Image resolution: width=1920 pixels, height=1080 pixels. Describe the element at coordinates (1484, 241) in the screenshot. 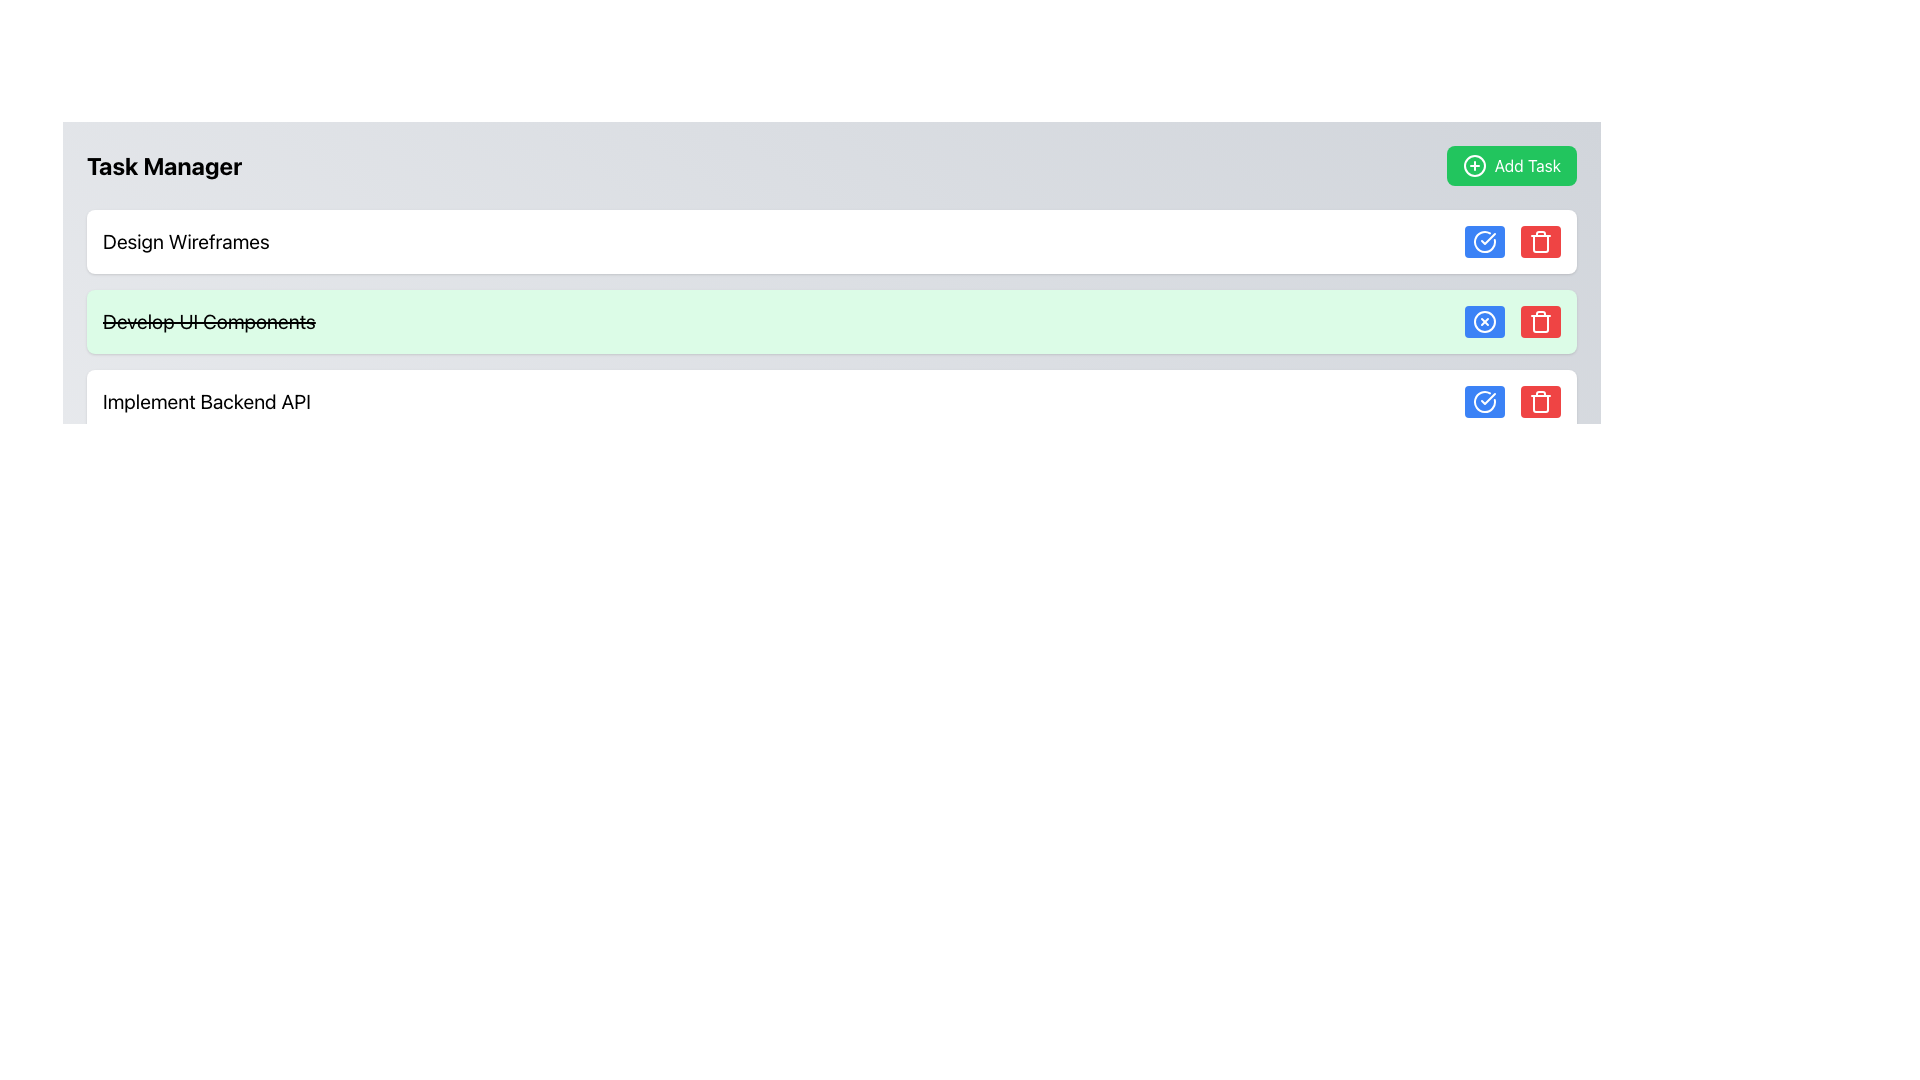

I see `the completion indicator icon located at the right end of the task item row labeled 'Develop UI Components' to mark the task as complete` at that location.